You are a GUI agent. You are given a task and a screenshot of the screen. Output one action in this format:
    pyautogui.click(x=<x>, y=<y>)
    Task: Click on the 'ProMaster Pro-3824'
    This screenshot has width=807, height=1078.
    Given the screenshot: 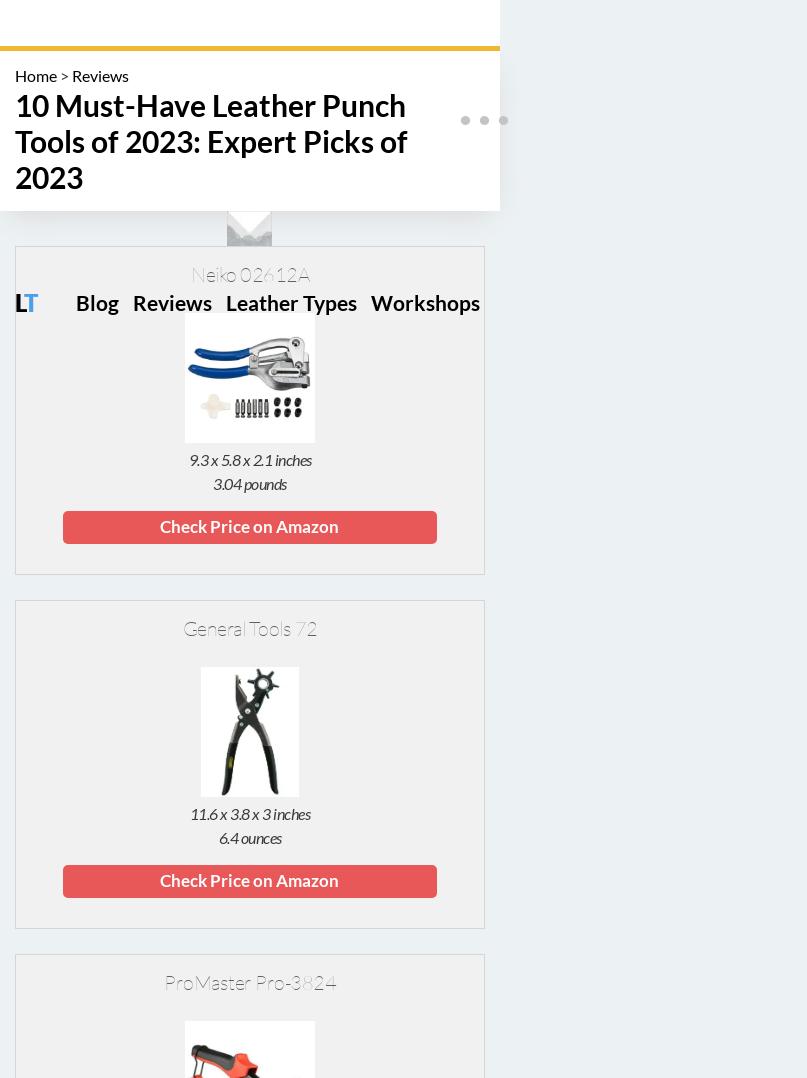 What is the action you would take?
    pyautogui.click(x=249, y=982)
    